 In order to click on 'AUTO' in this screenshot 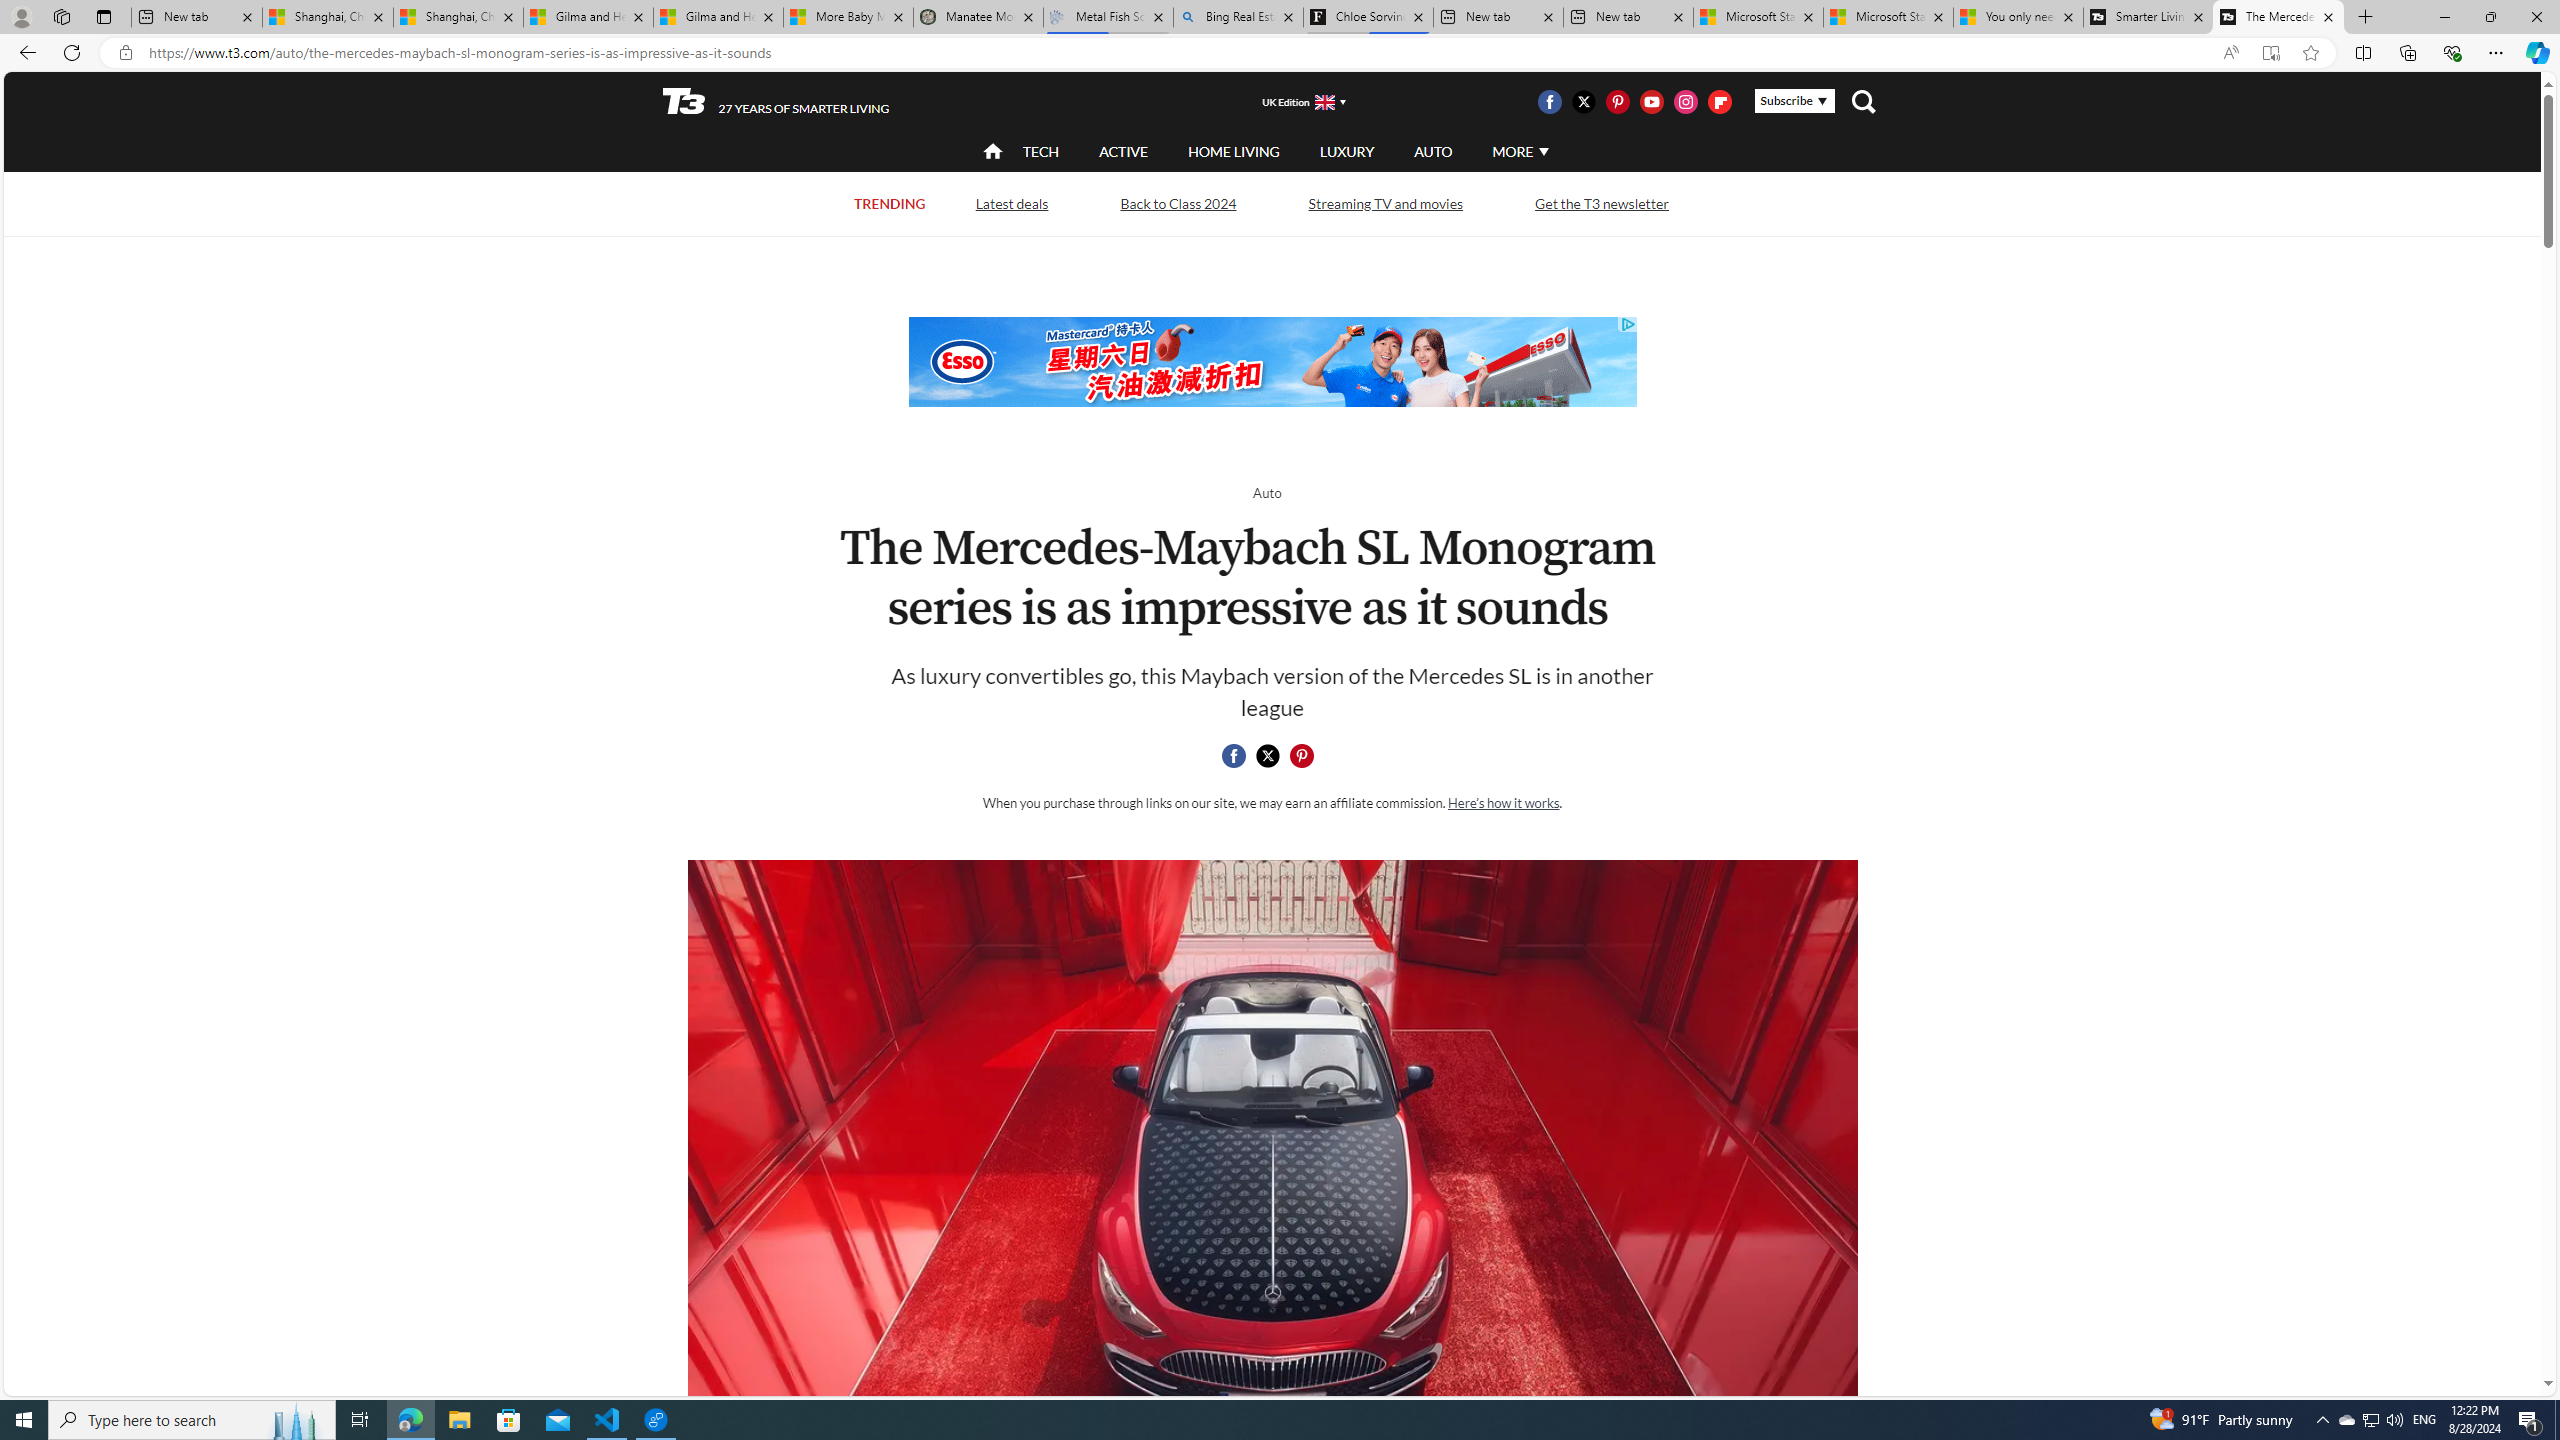, I will do `click(1432, 150)`.